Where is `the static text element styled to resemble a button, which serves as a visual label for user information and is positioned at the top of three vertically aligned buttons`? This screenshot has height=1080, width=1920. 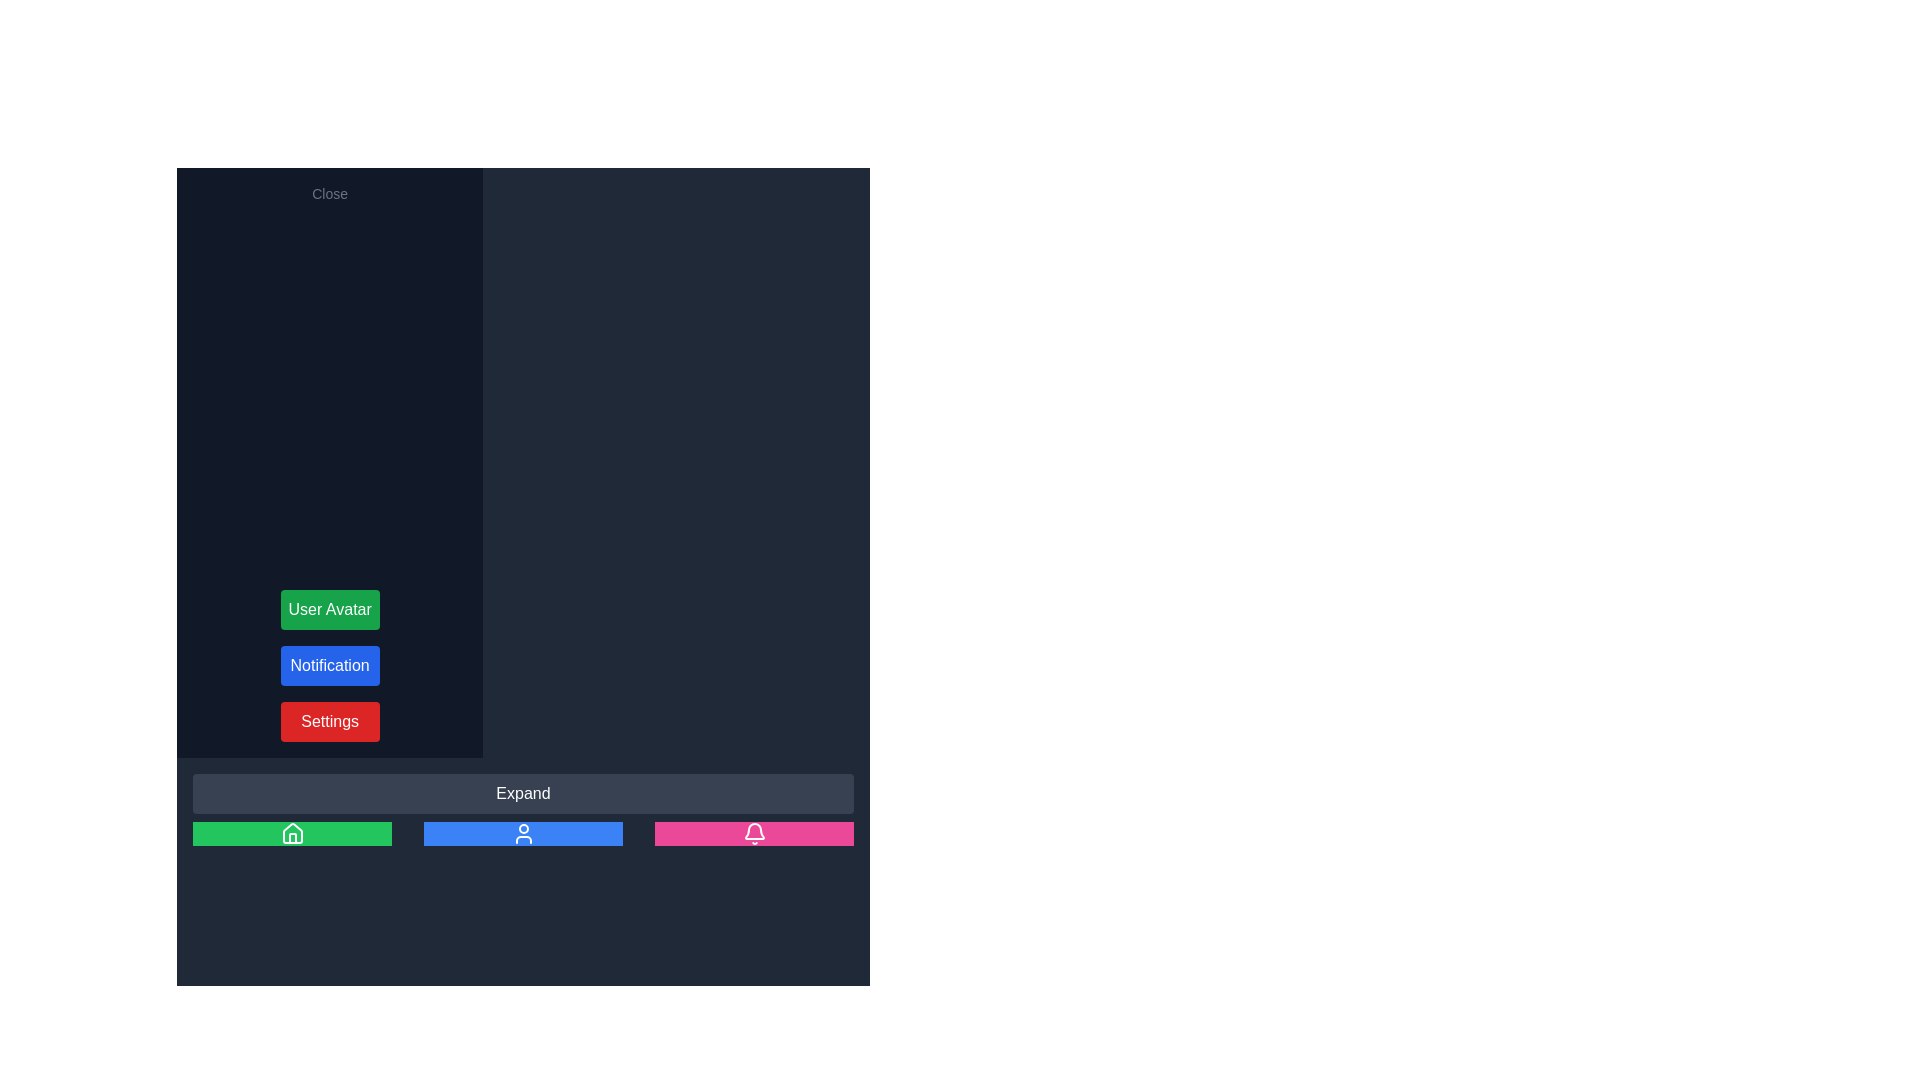
the static text element styled to resemble a button, which serves as a visual label for user information and is positioned at the top of three vertically aligned buttons is located at coordinates (330, 608).